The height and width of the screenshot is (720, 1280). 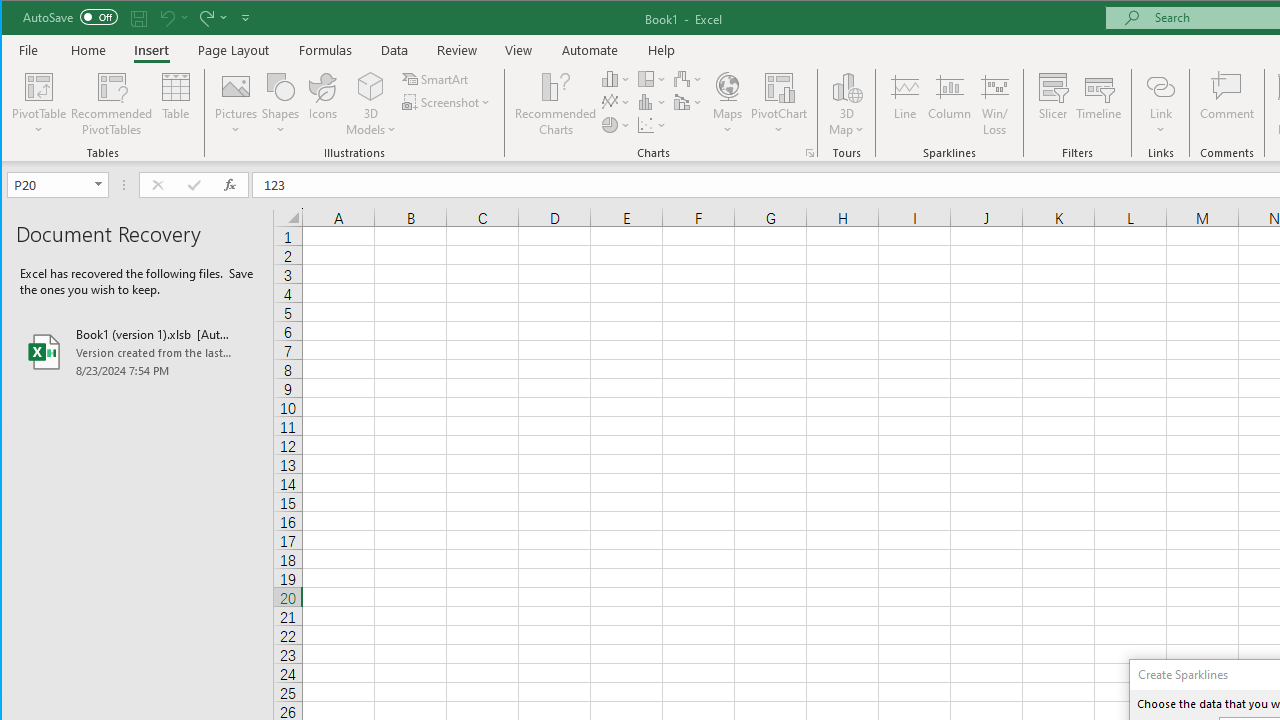 What do you see at coordinates (1160, 85) in the screenshot?
I see `'Link'` at bounding box center [1160, 85].